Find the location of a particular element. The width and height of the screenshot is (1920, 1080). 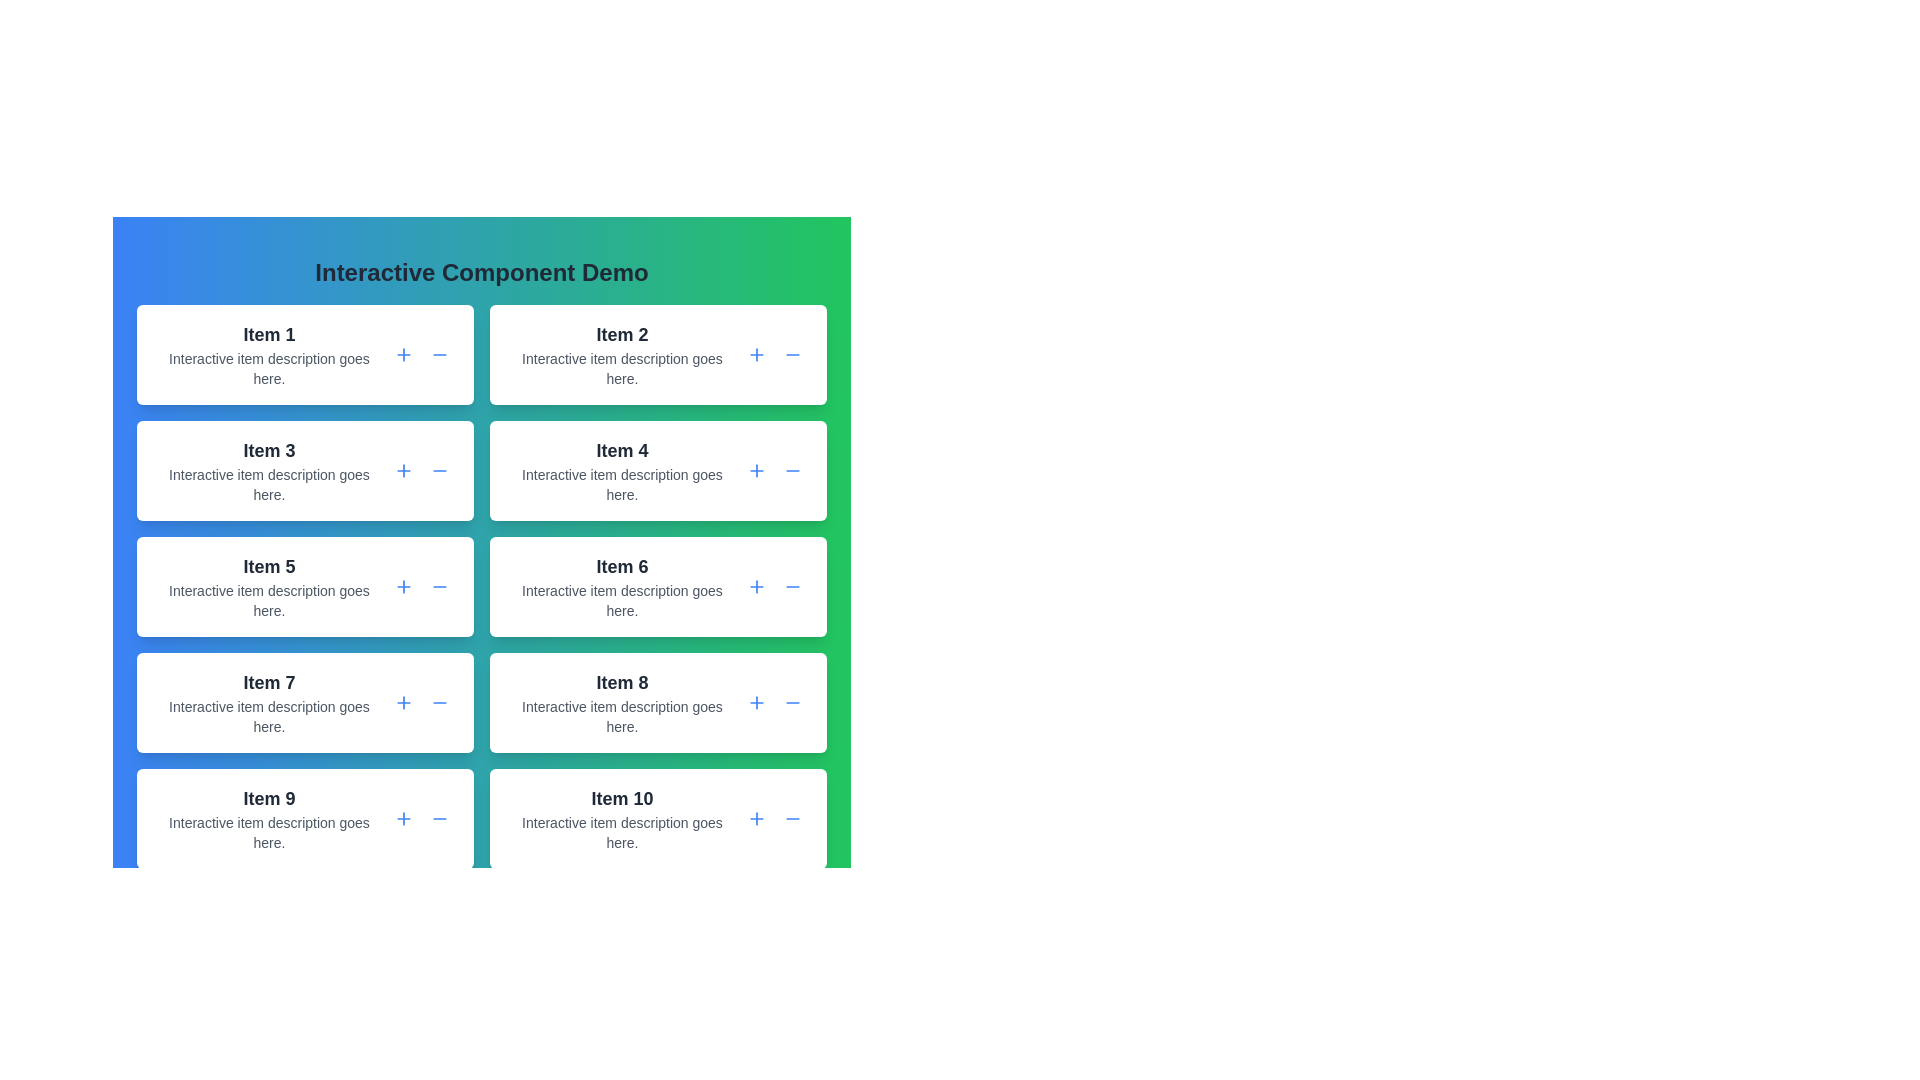

the small blue button resembling a horizontal line located in the card labeled 'Item 5' is located at coordinates (439, 585).